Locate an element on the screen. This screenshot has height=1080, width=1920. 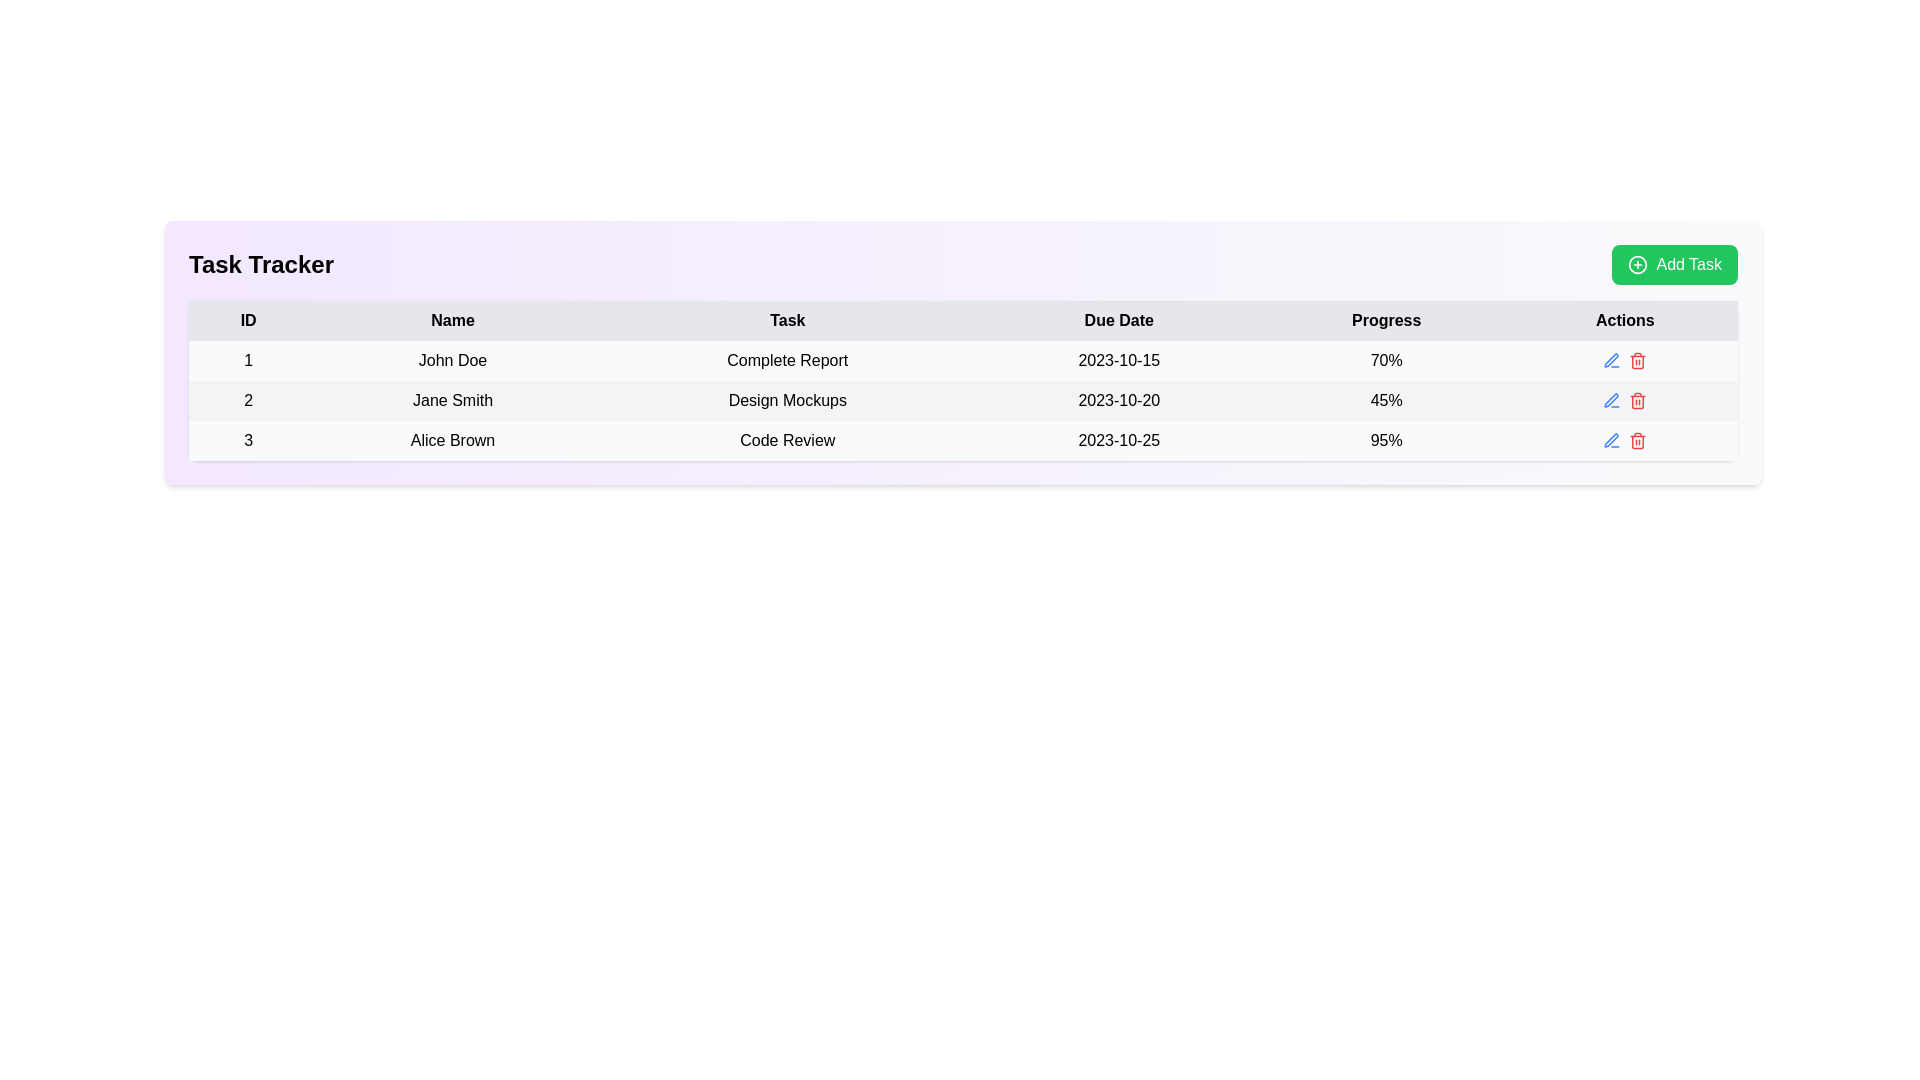
number from the table cell that identifies the row corresponding to 'Jane Smith' in the second row of the table is located at coordinates (247, 401).